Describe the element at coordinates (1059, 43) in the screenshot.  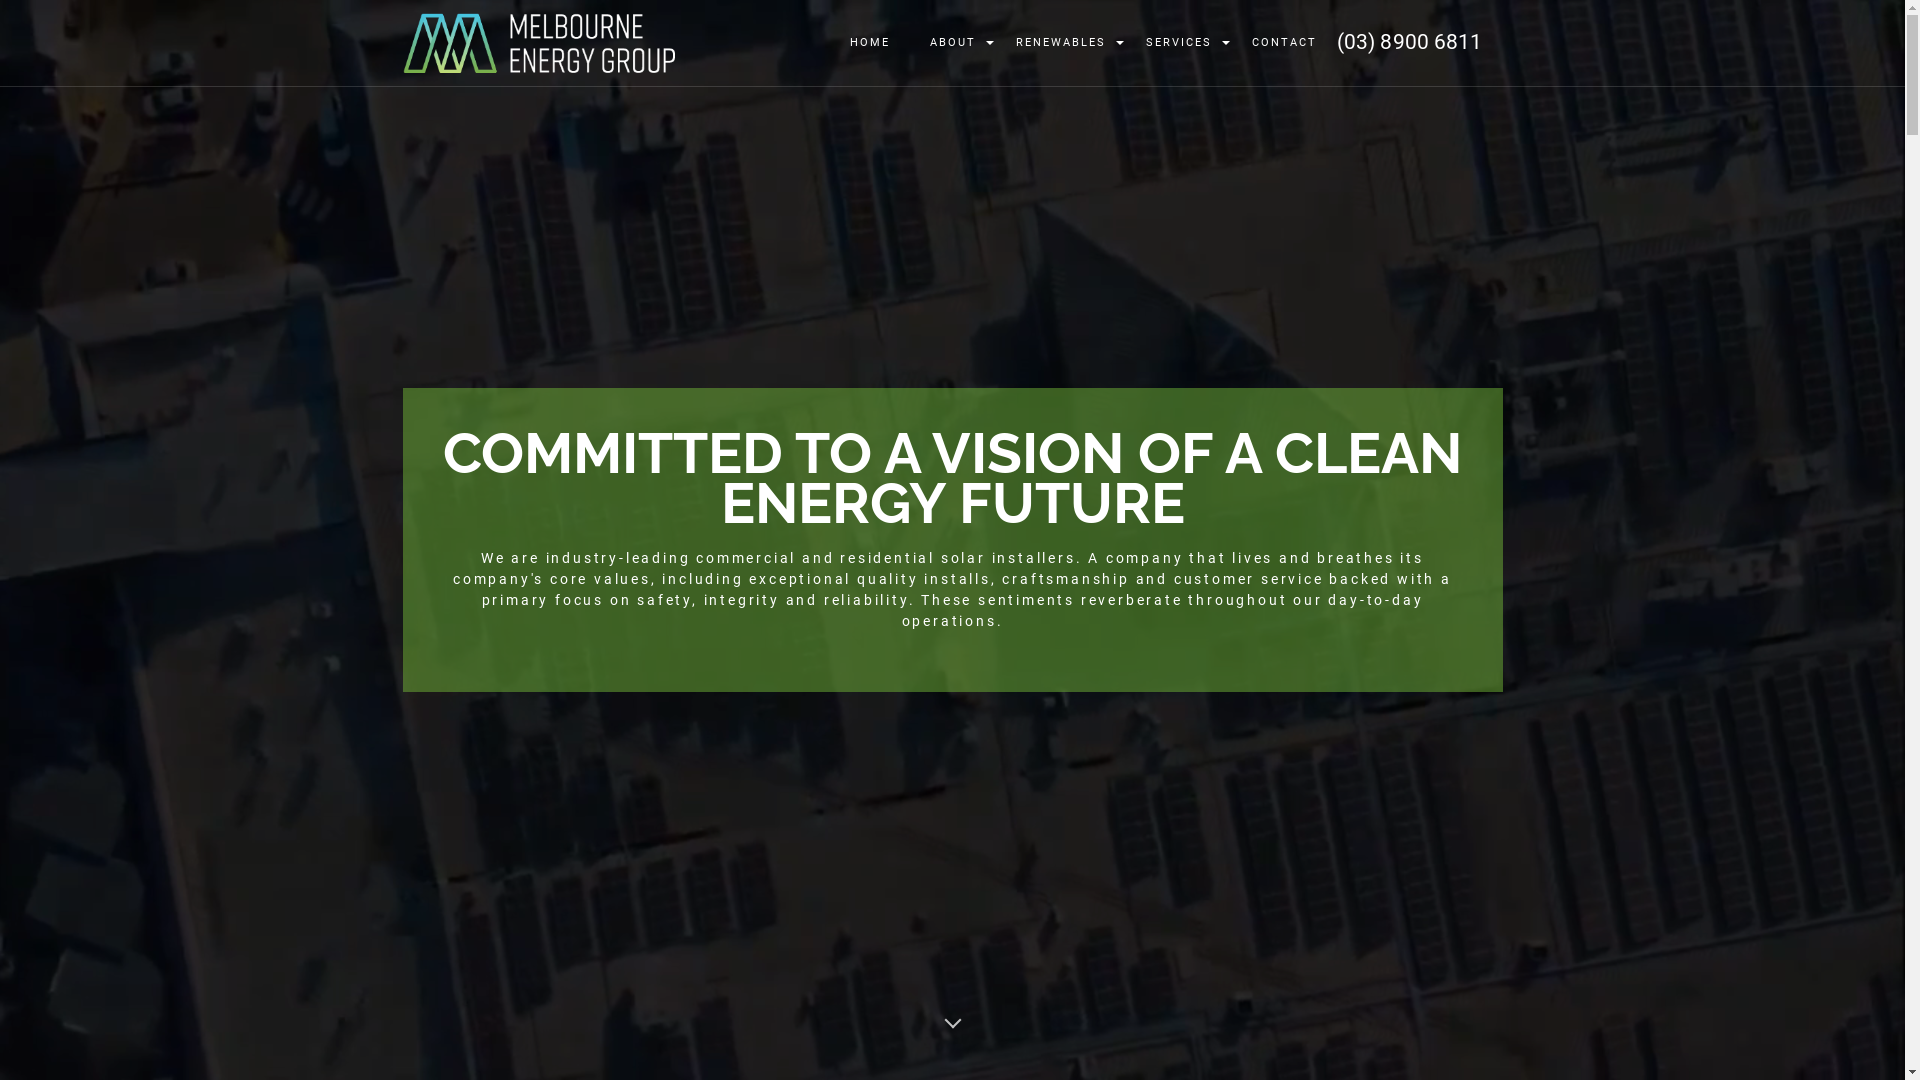
I see `'RENEWABLES'` at that location.